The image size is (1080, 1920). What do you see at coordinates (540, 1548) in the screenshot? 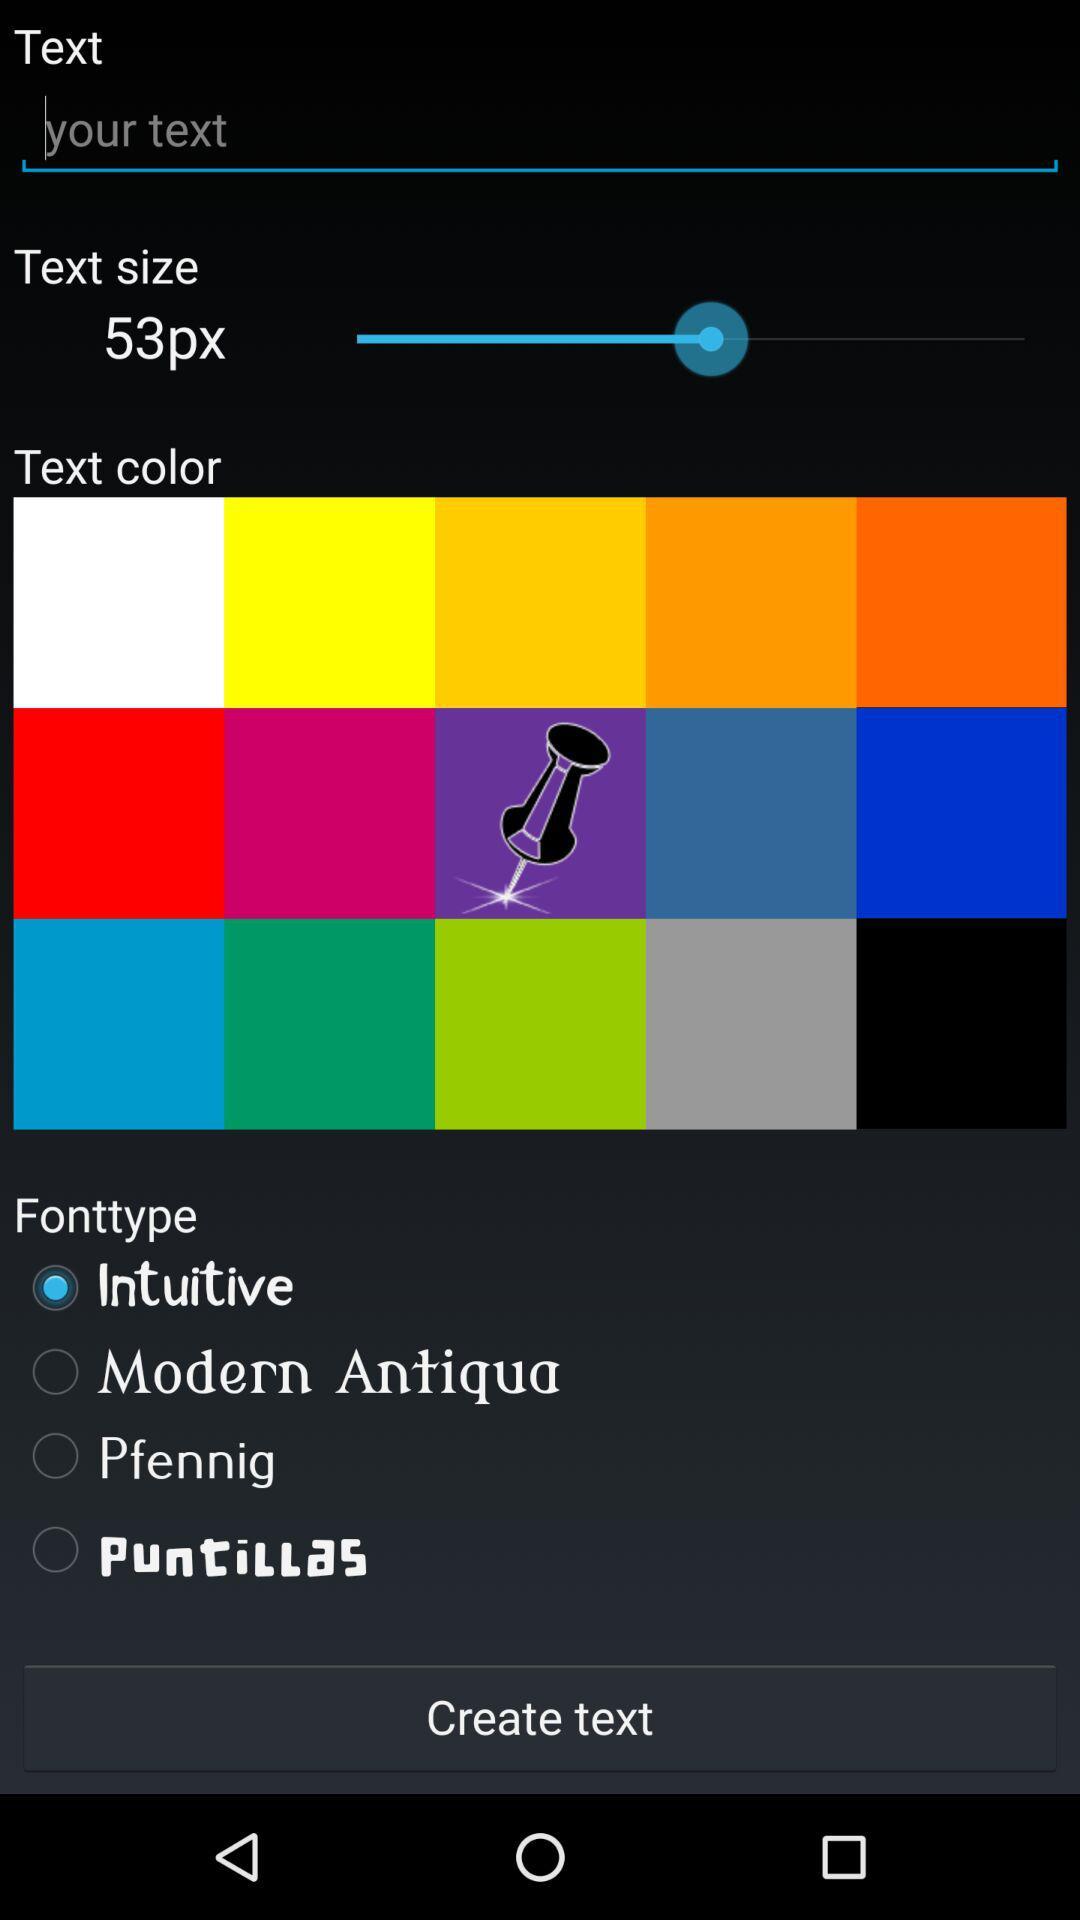
I see `icon above the create text` at bounding box center [540, 1548].